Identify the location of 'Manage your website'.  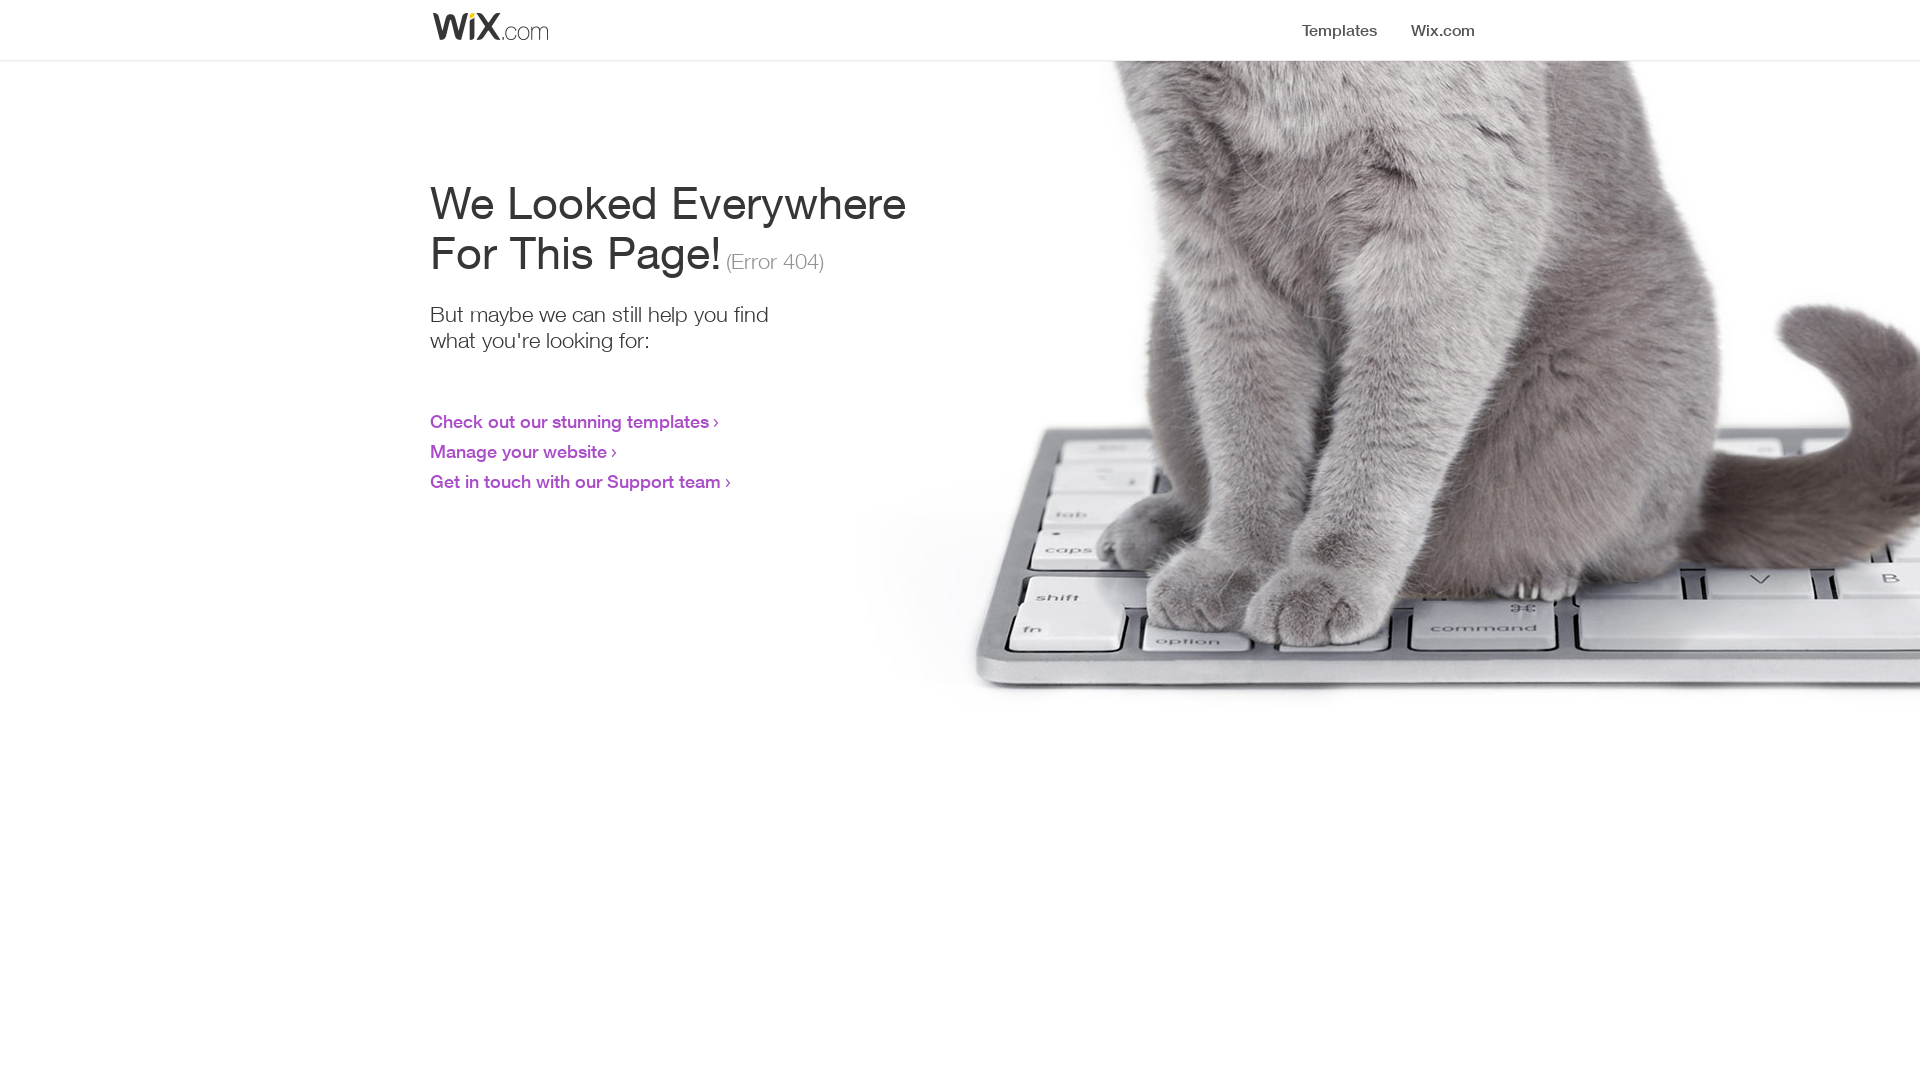
(429, 451).